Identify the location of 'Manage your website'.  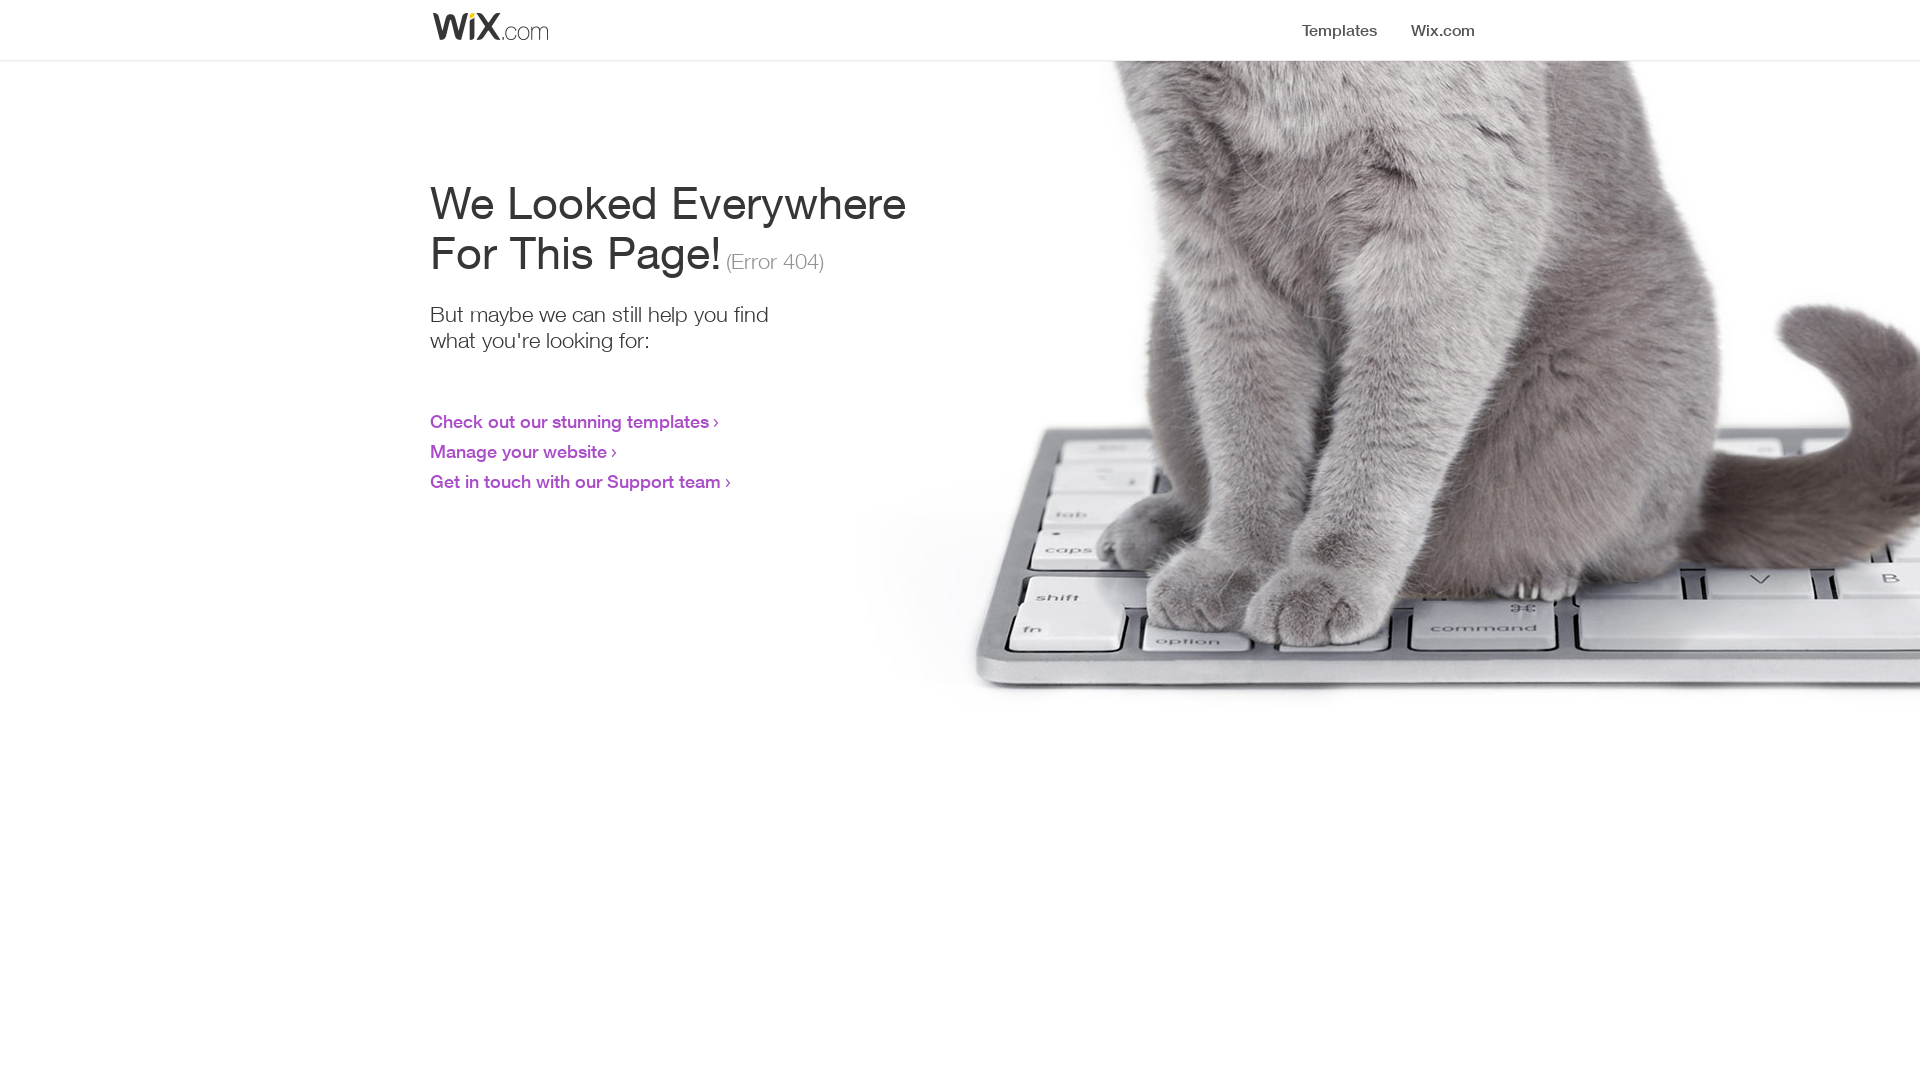
(429, 451).